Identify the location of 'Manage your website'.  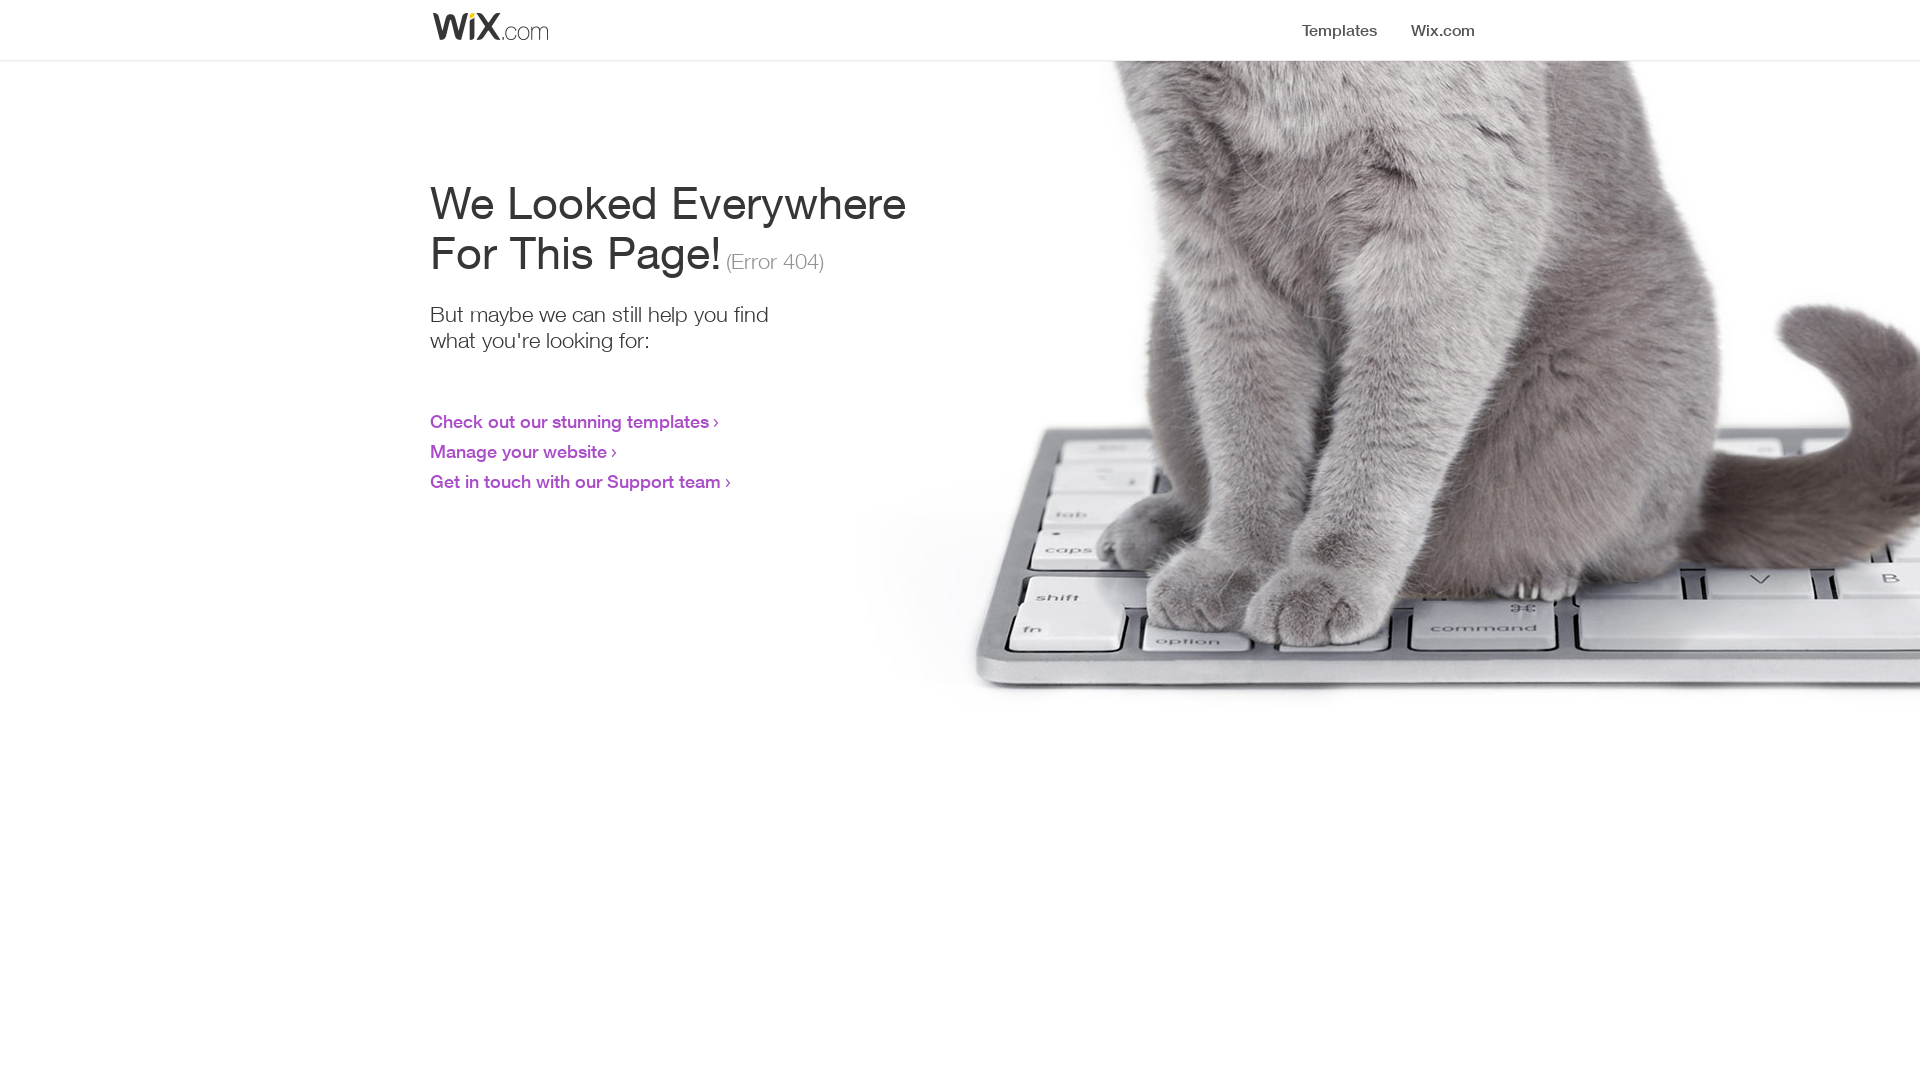
(429, 451).